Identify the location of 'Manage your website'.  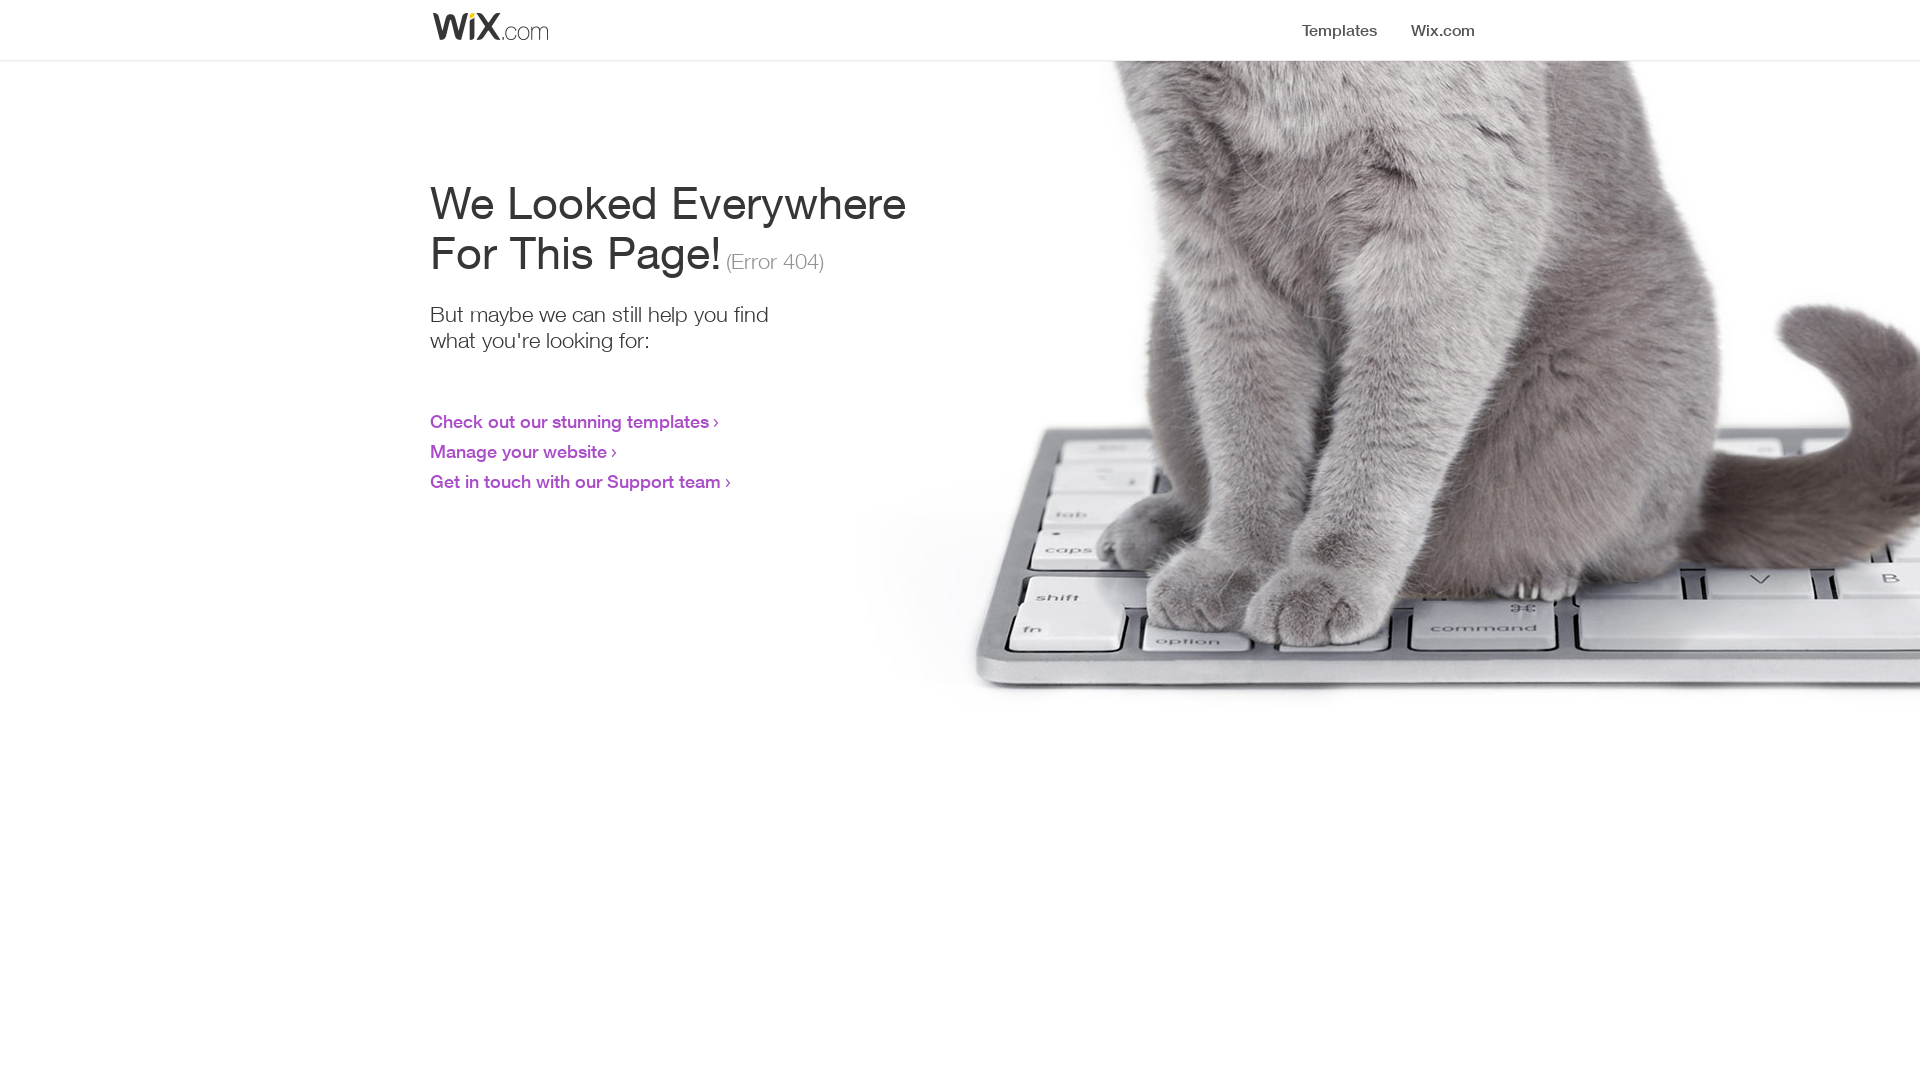
(429, 451).